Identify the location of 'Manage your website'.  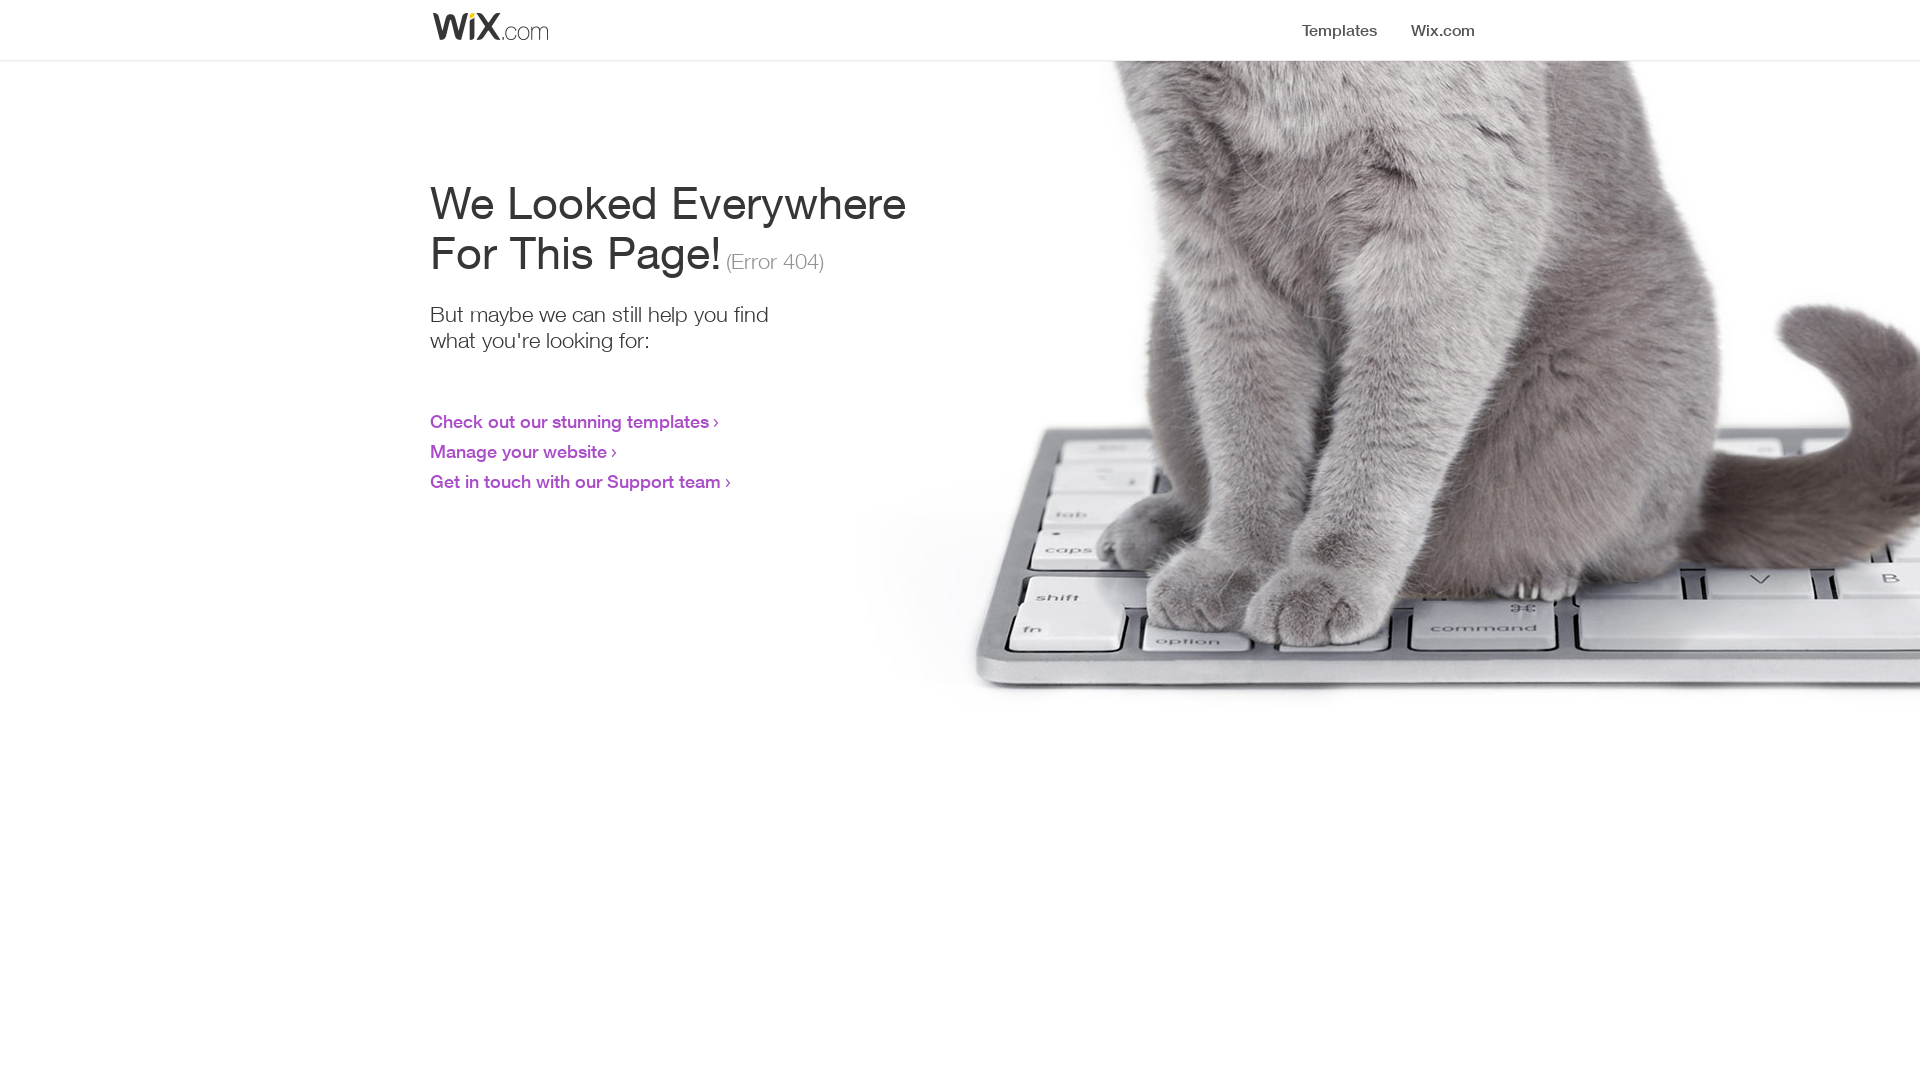
(429, 451).